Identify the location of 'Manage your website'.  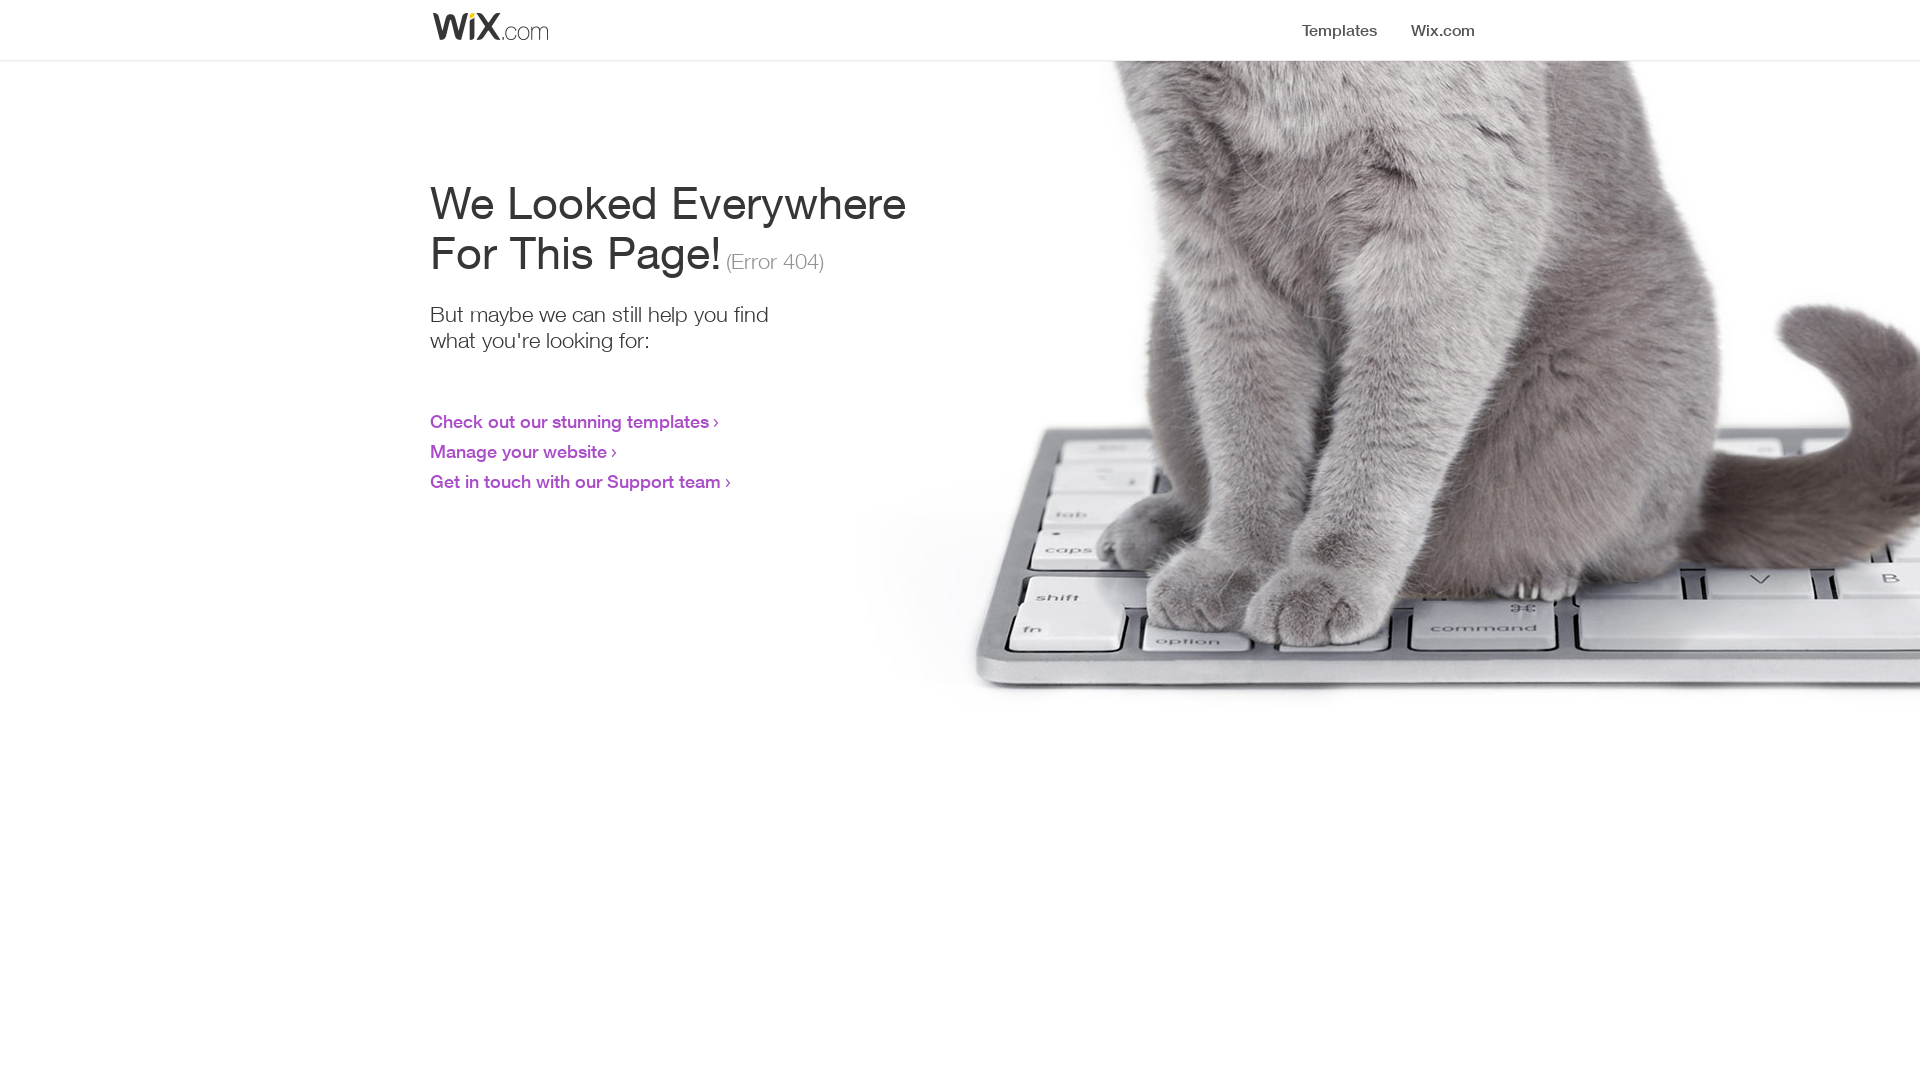
(429, 451).